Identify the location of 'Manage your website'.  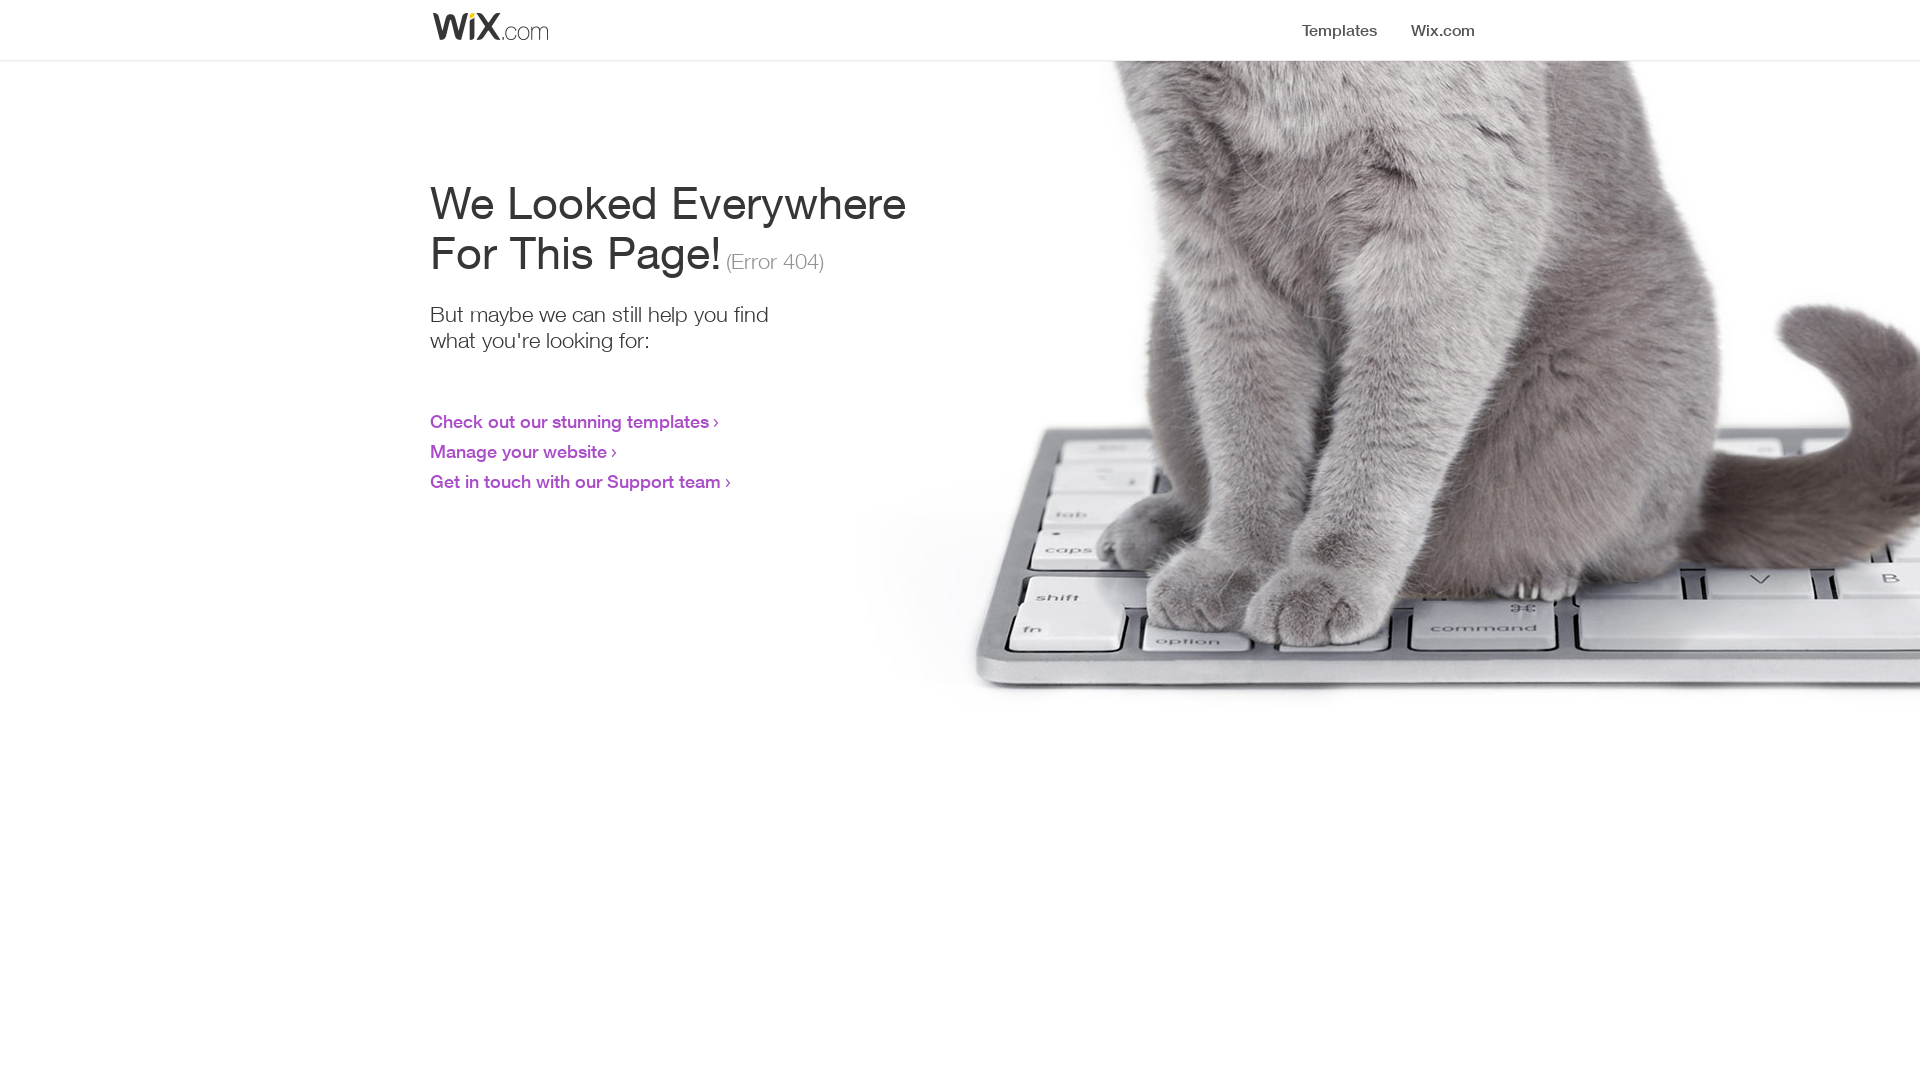
(429, 451).